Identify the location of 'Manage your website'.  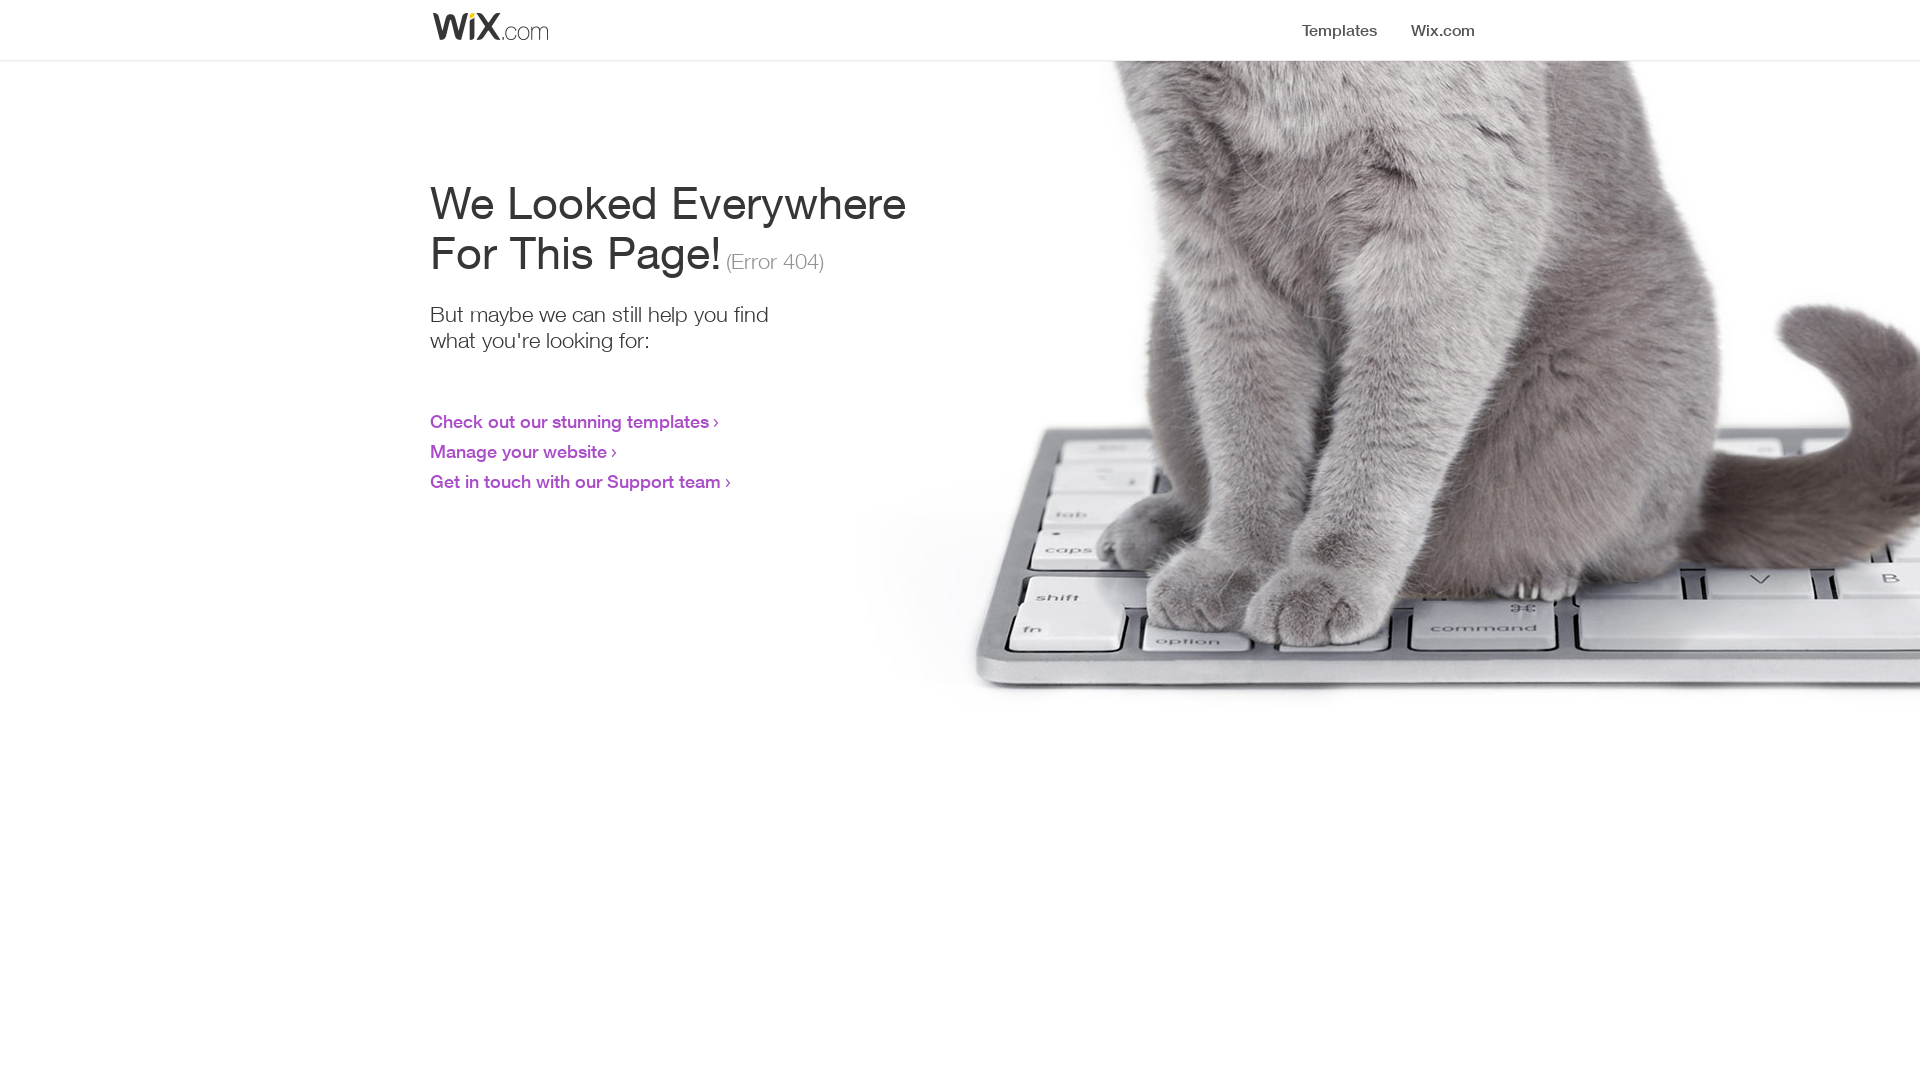
(429, 451).